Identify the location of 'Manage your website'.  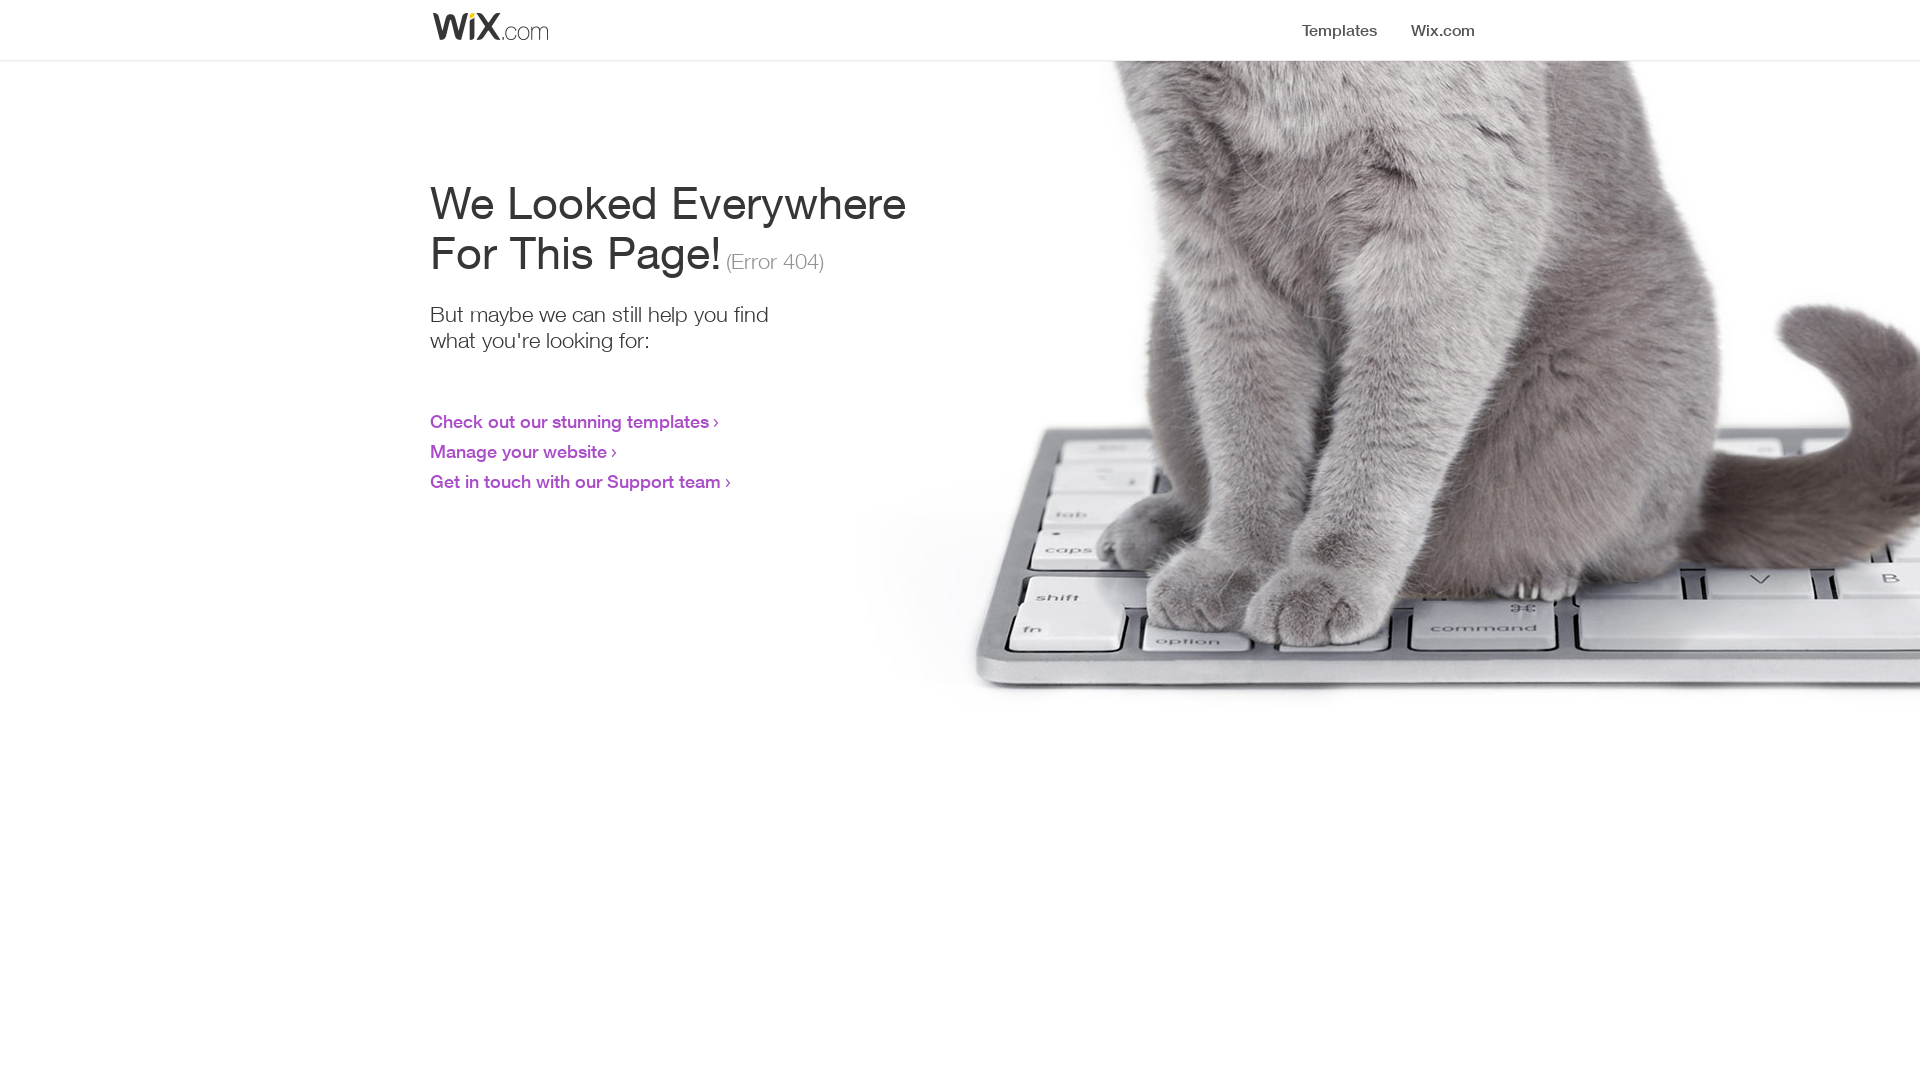
(429, 451).